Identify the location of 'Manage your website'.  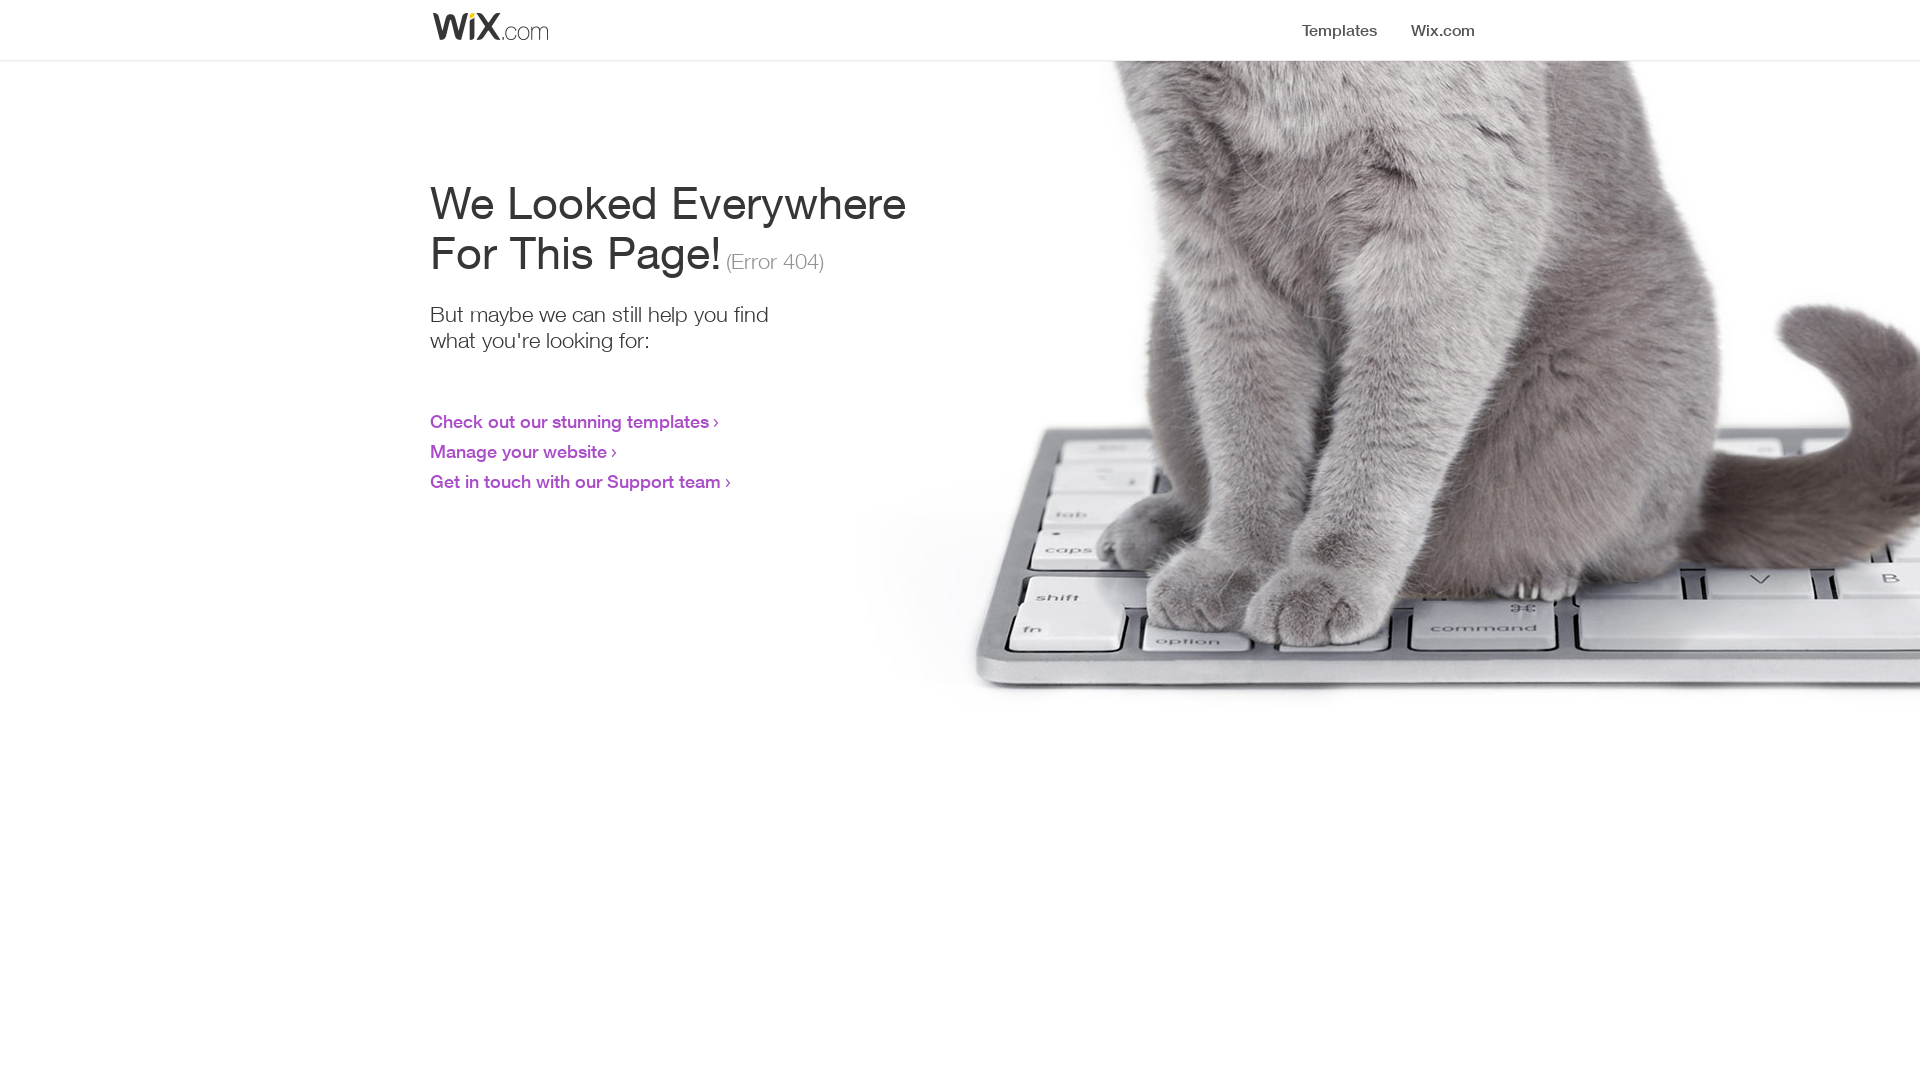
(429, 451).